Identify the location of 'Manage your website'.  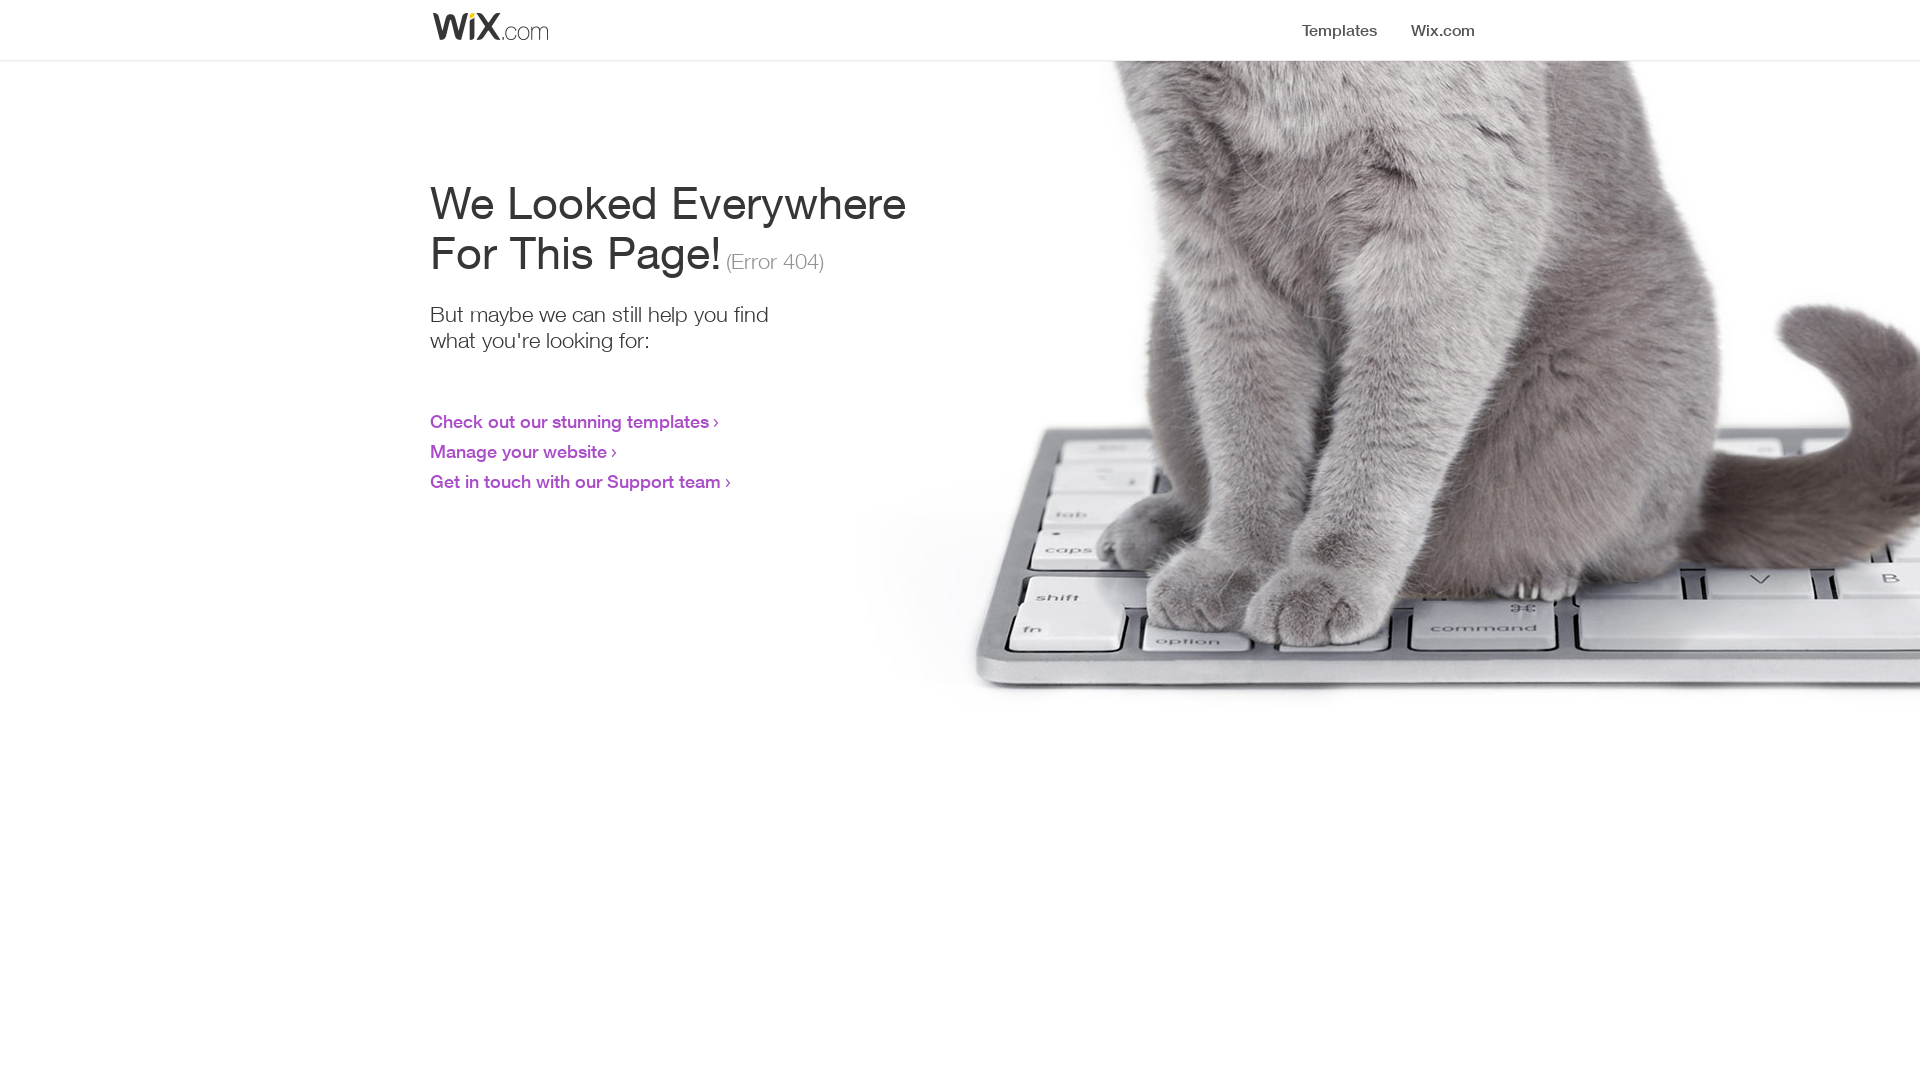
(429, 451).